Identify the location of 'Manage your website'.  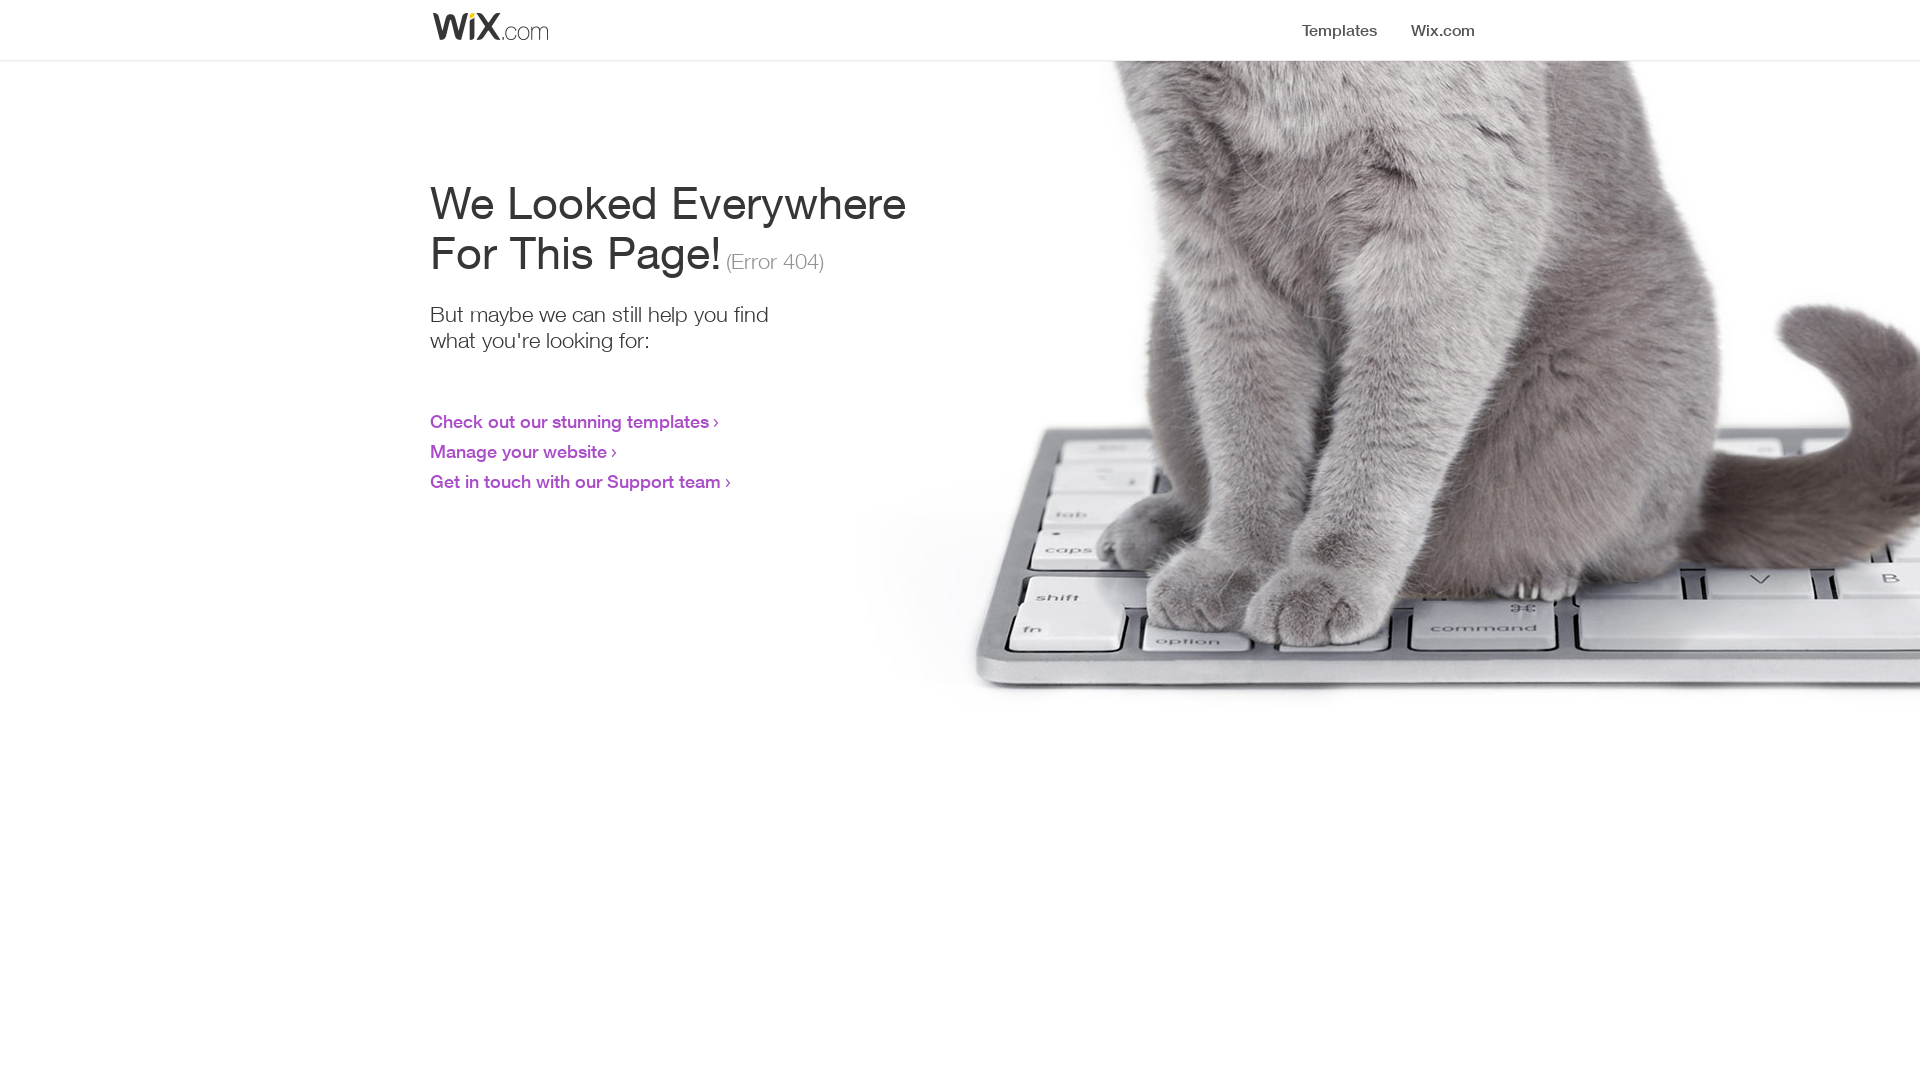
(429, 451).